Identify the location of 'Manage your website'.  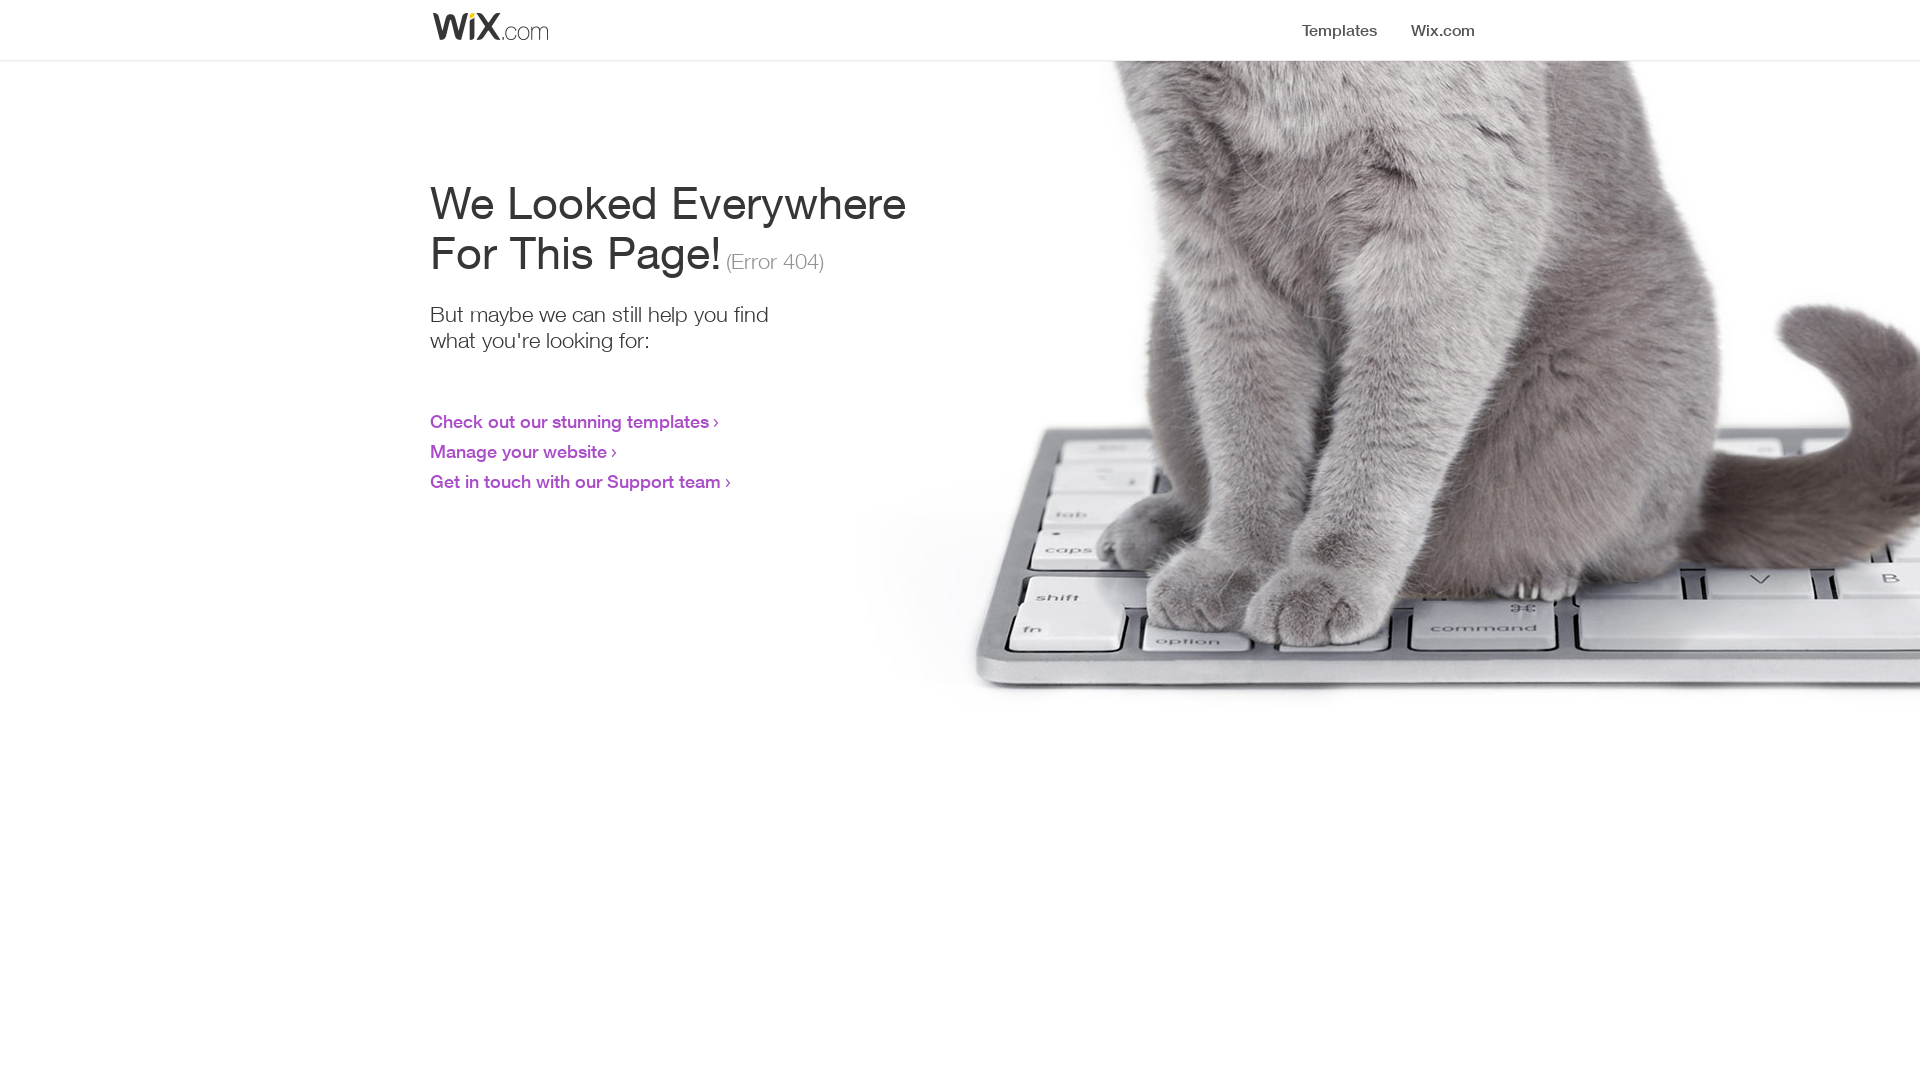
(429, 451).